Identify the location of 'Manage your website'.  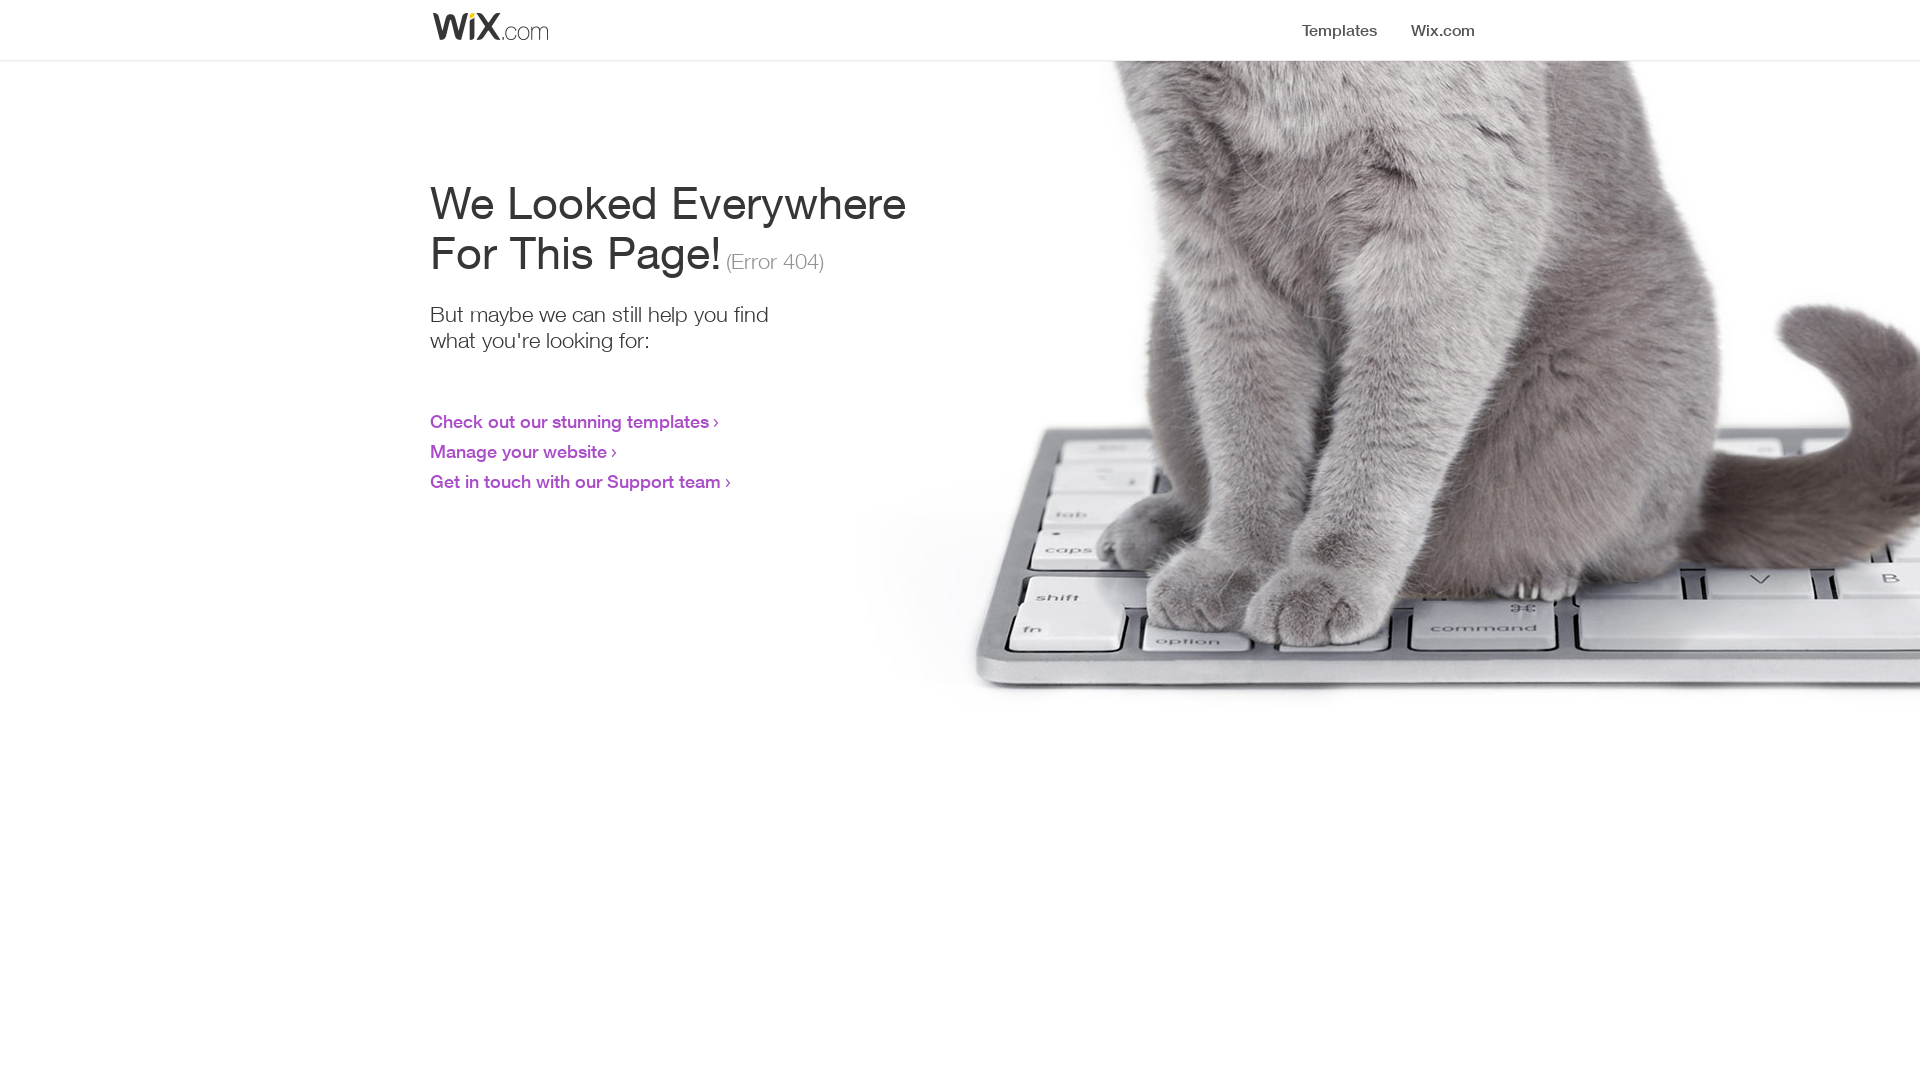
(429, 451).